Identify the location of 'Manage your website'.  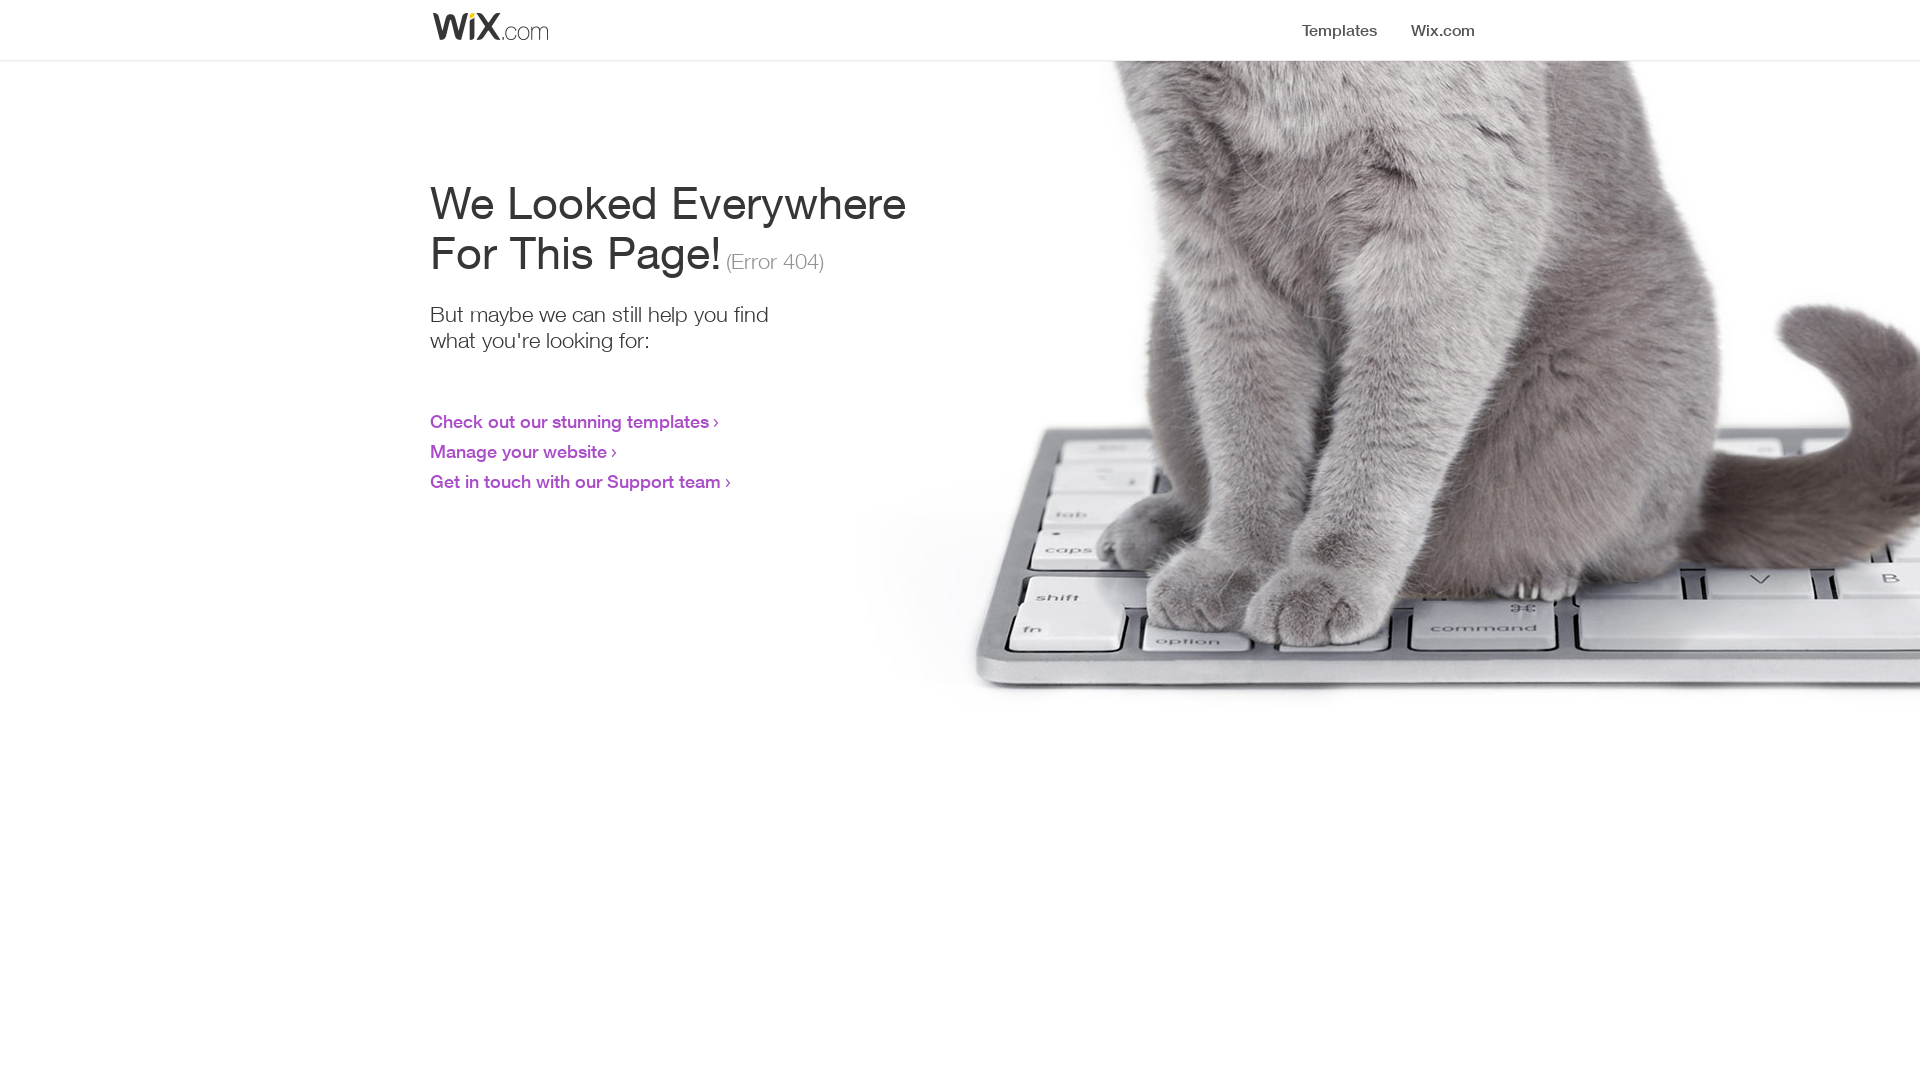
(429, 451).